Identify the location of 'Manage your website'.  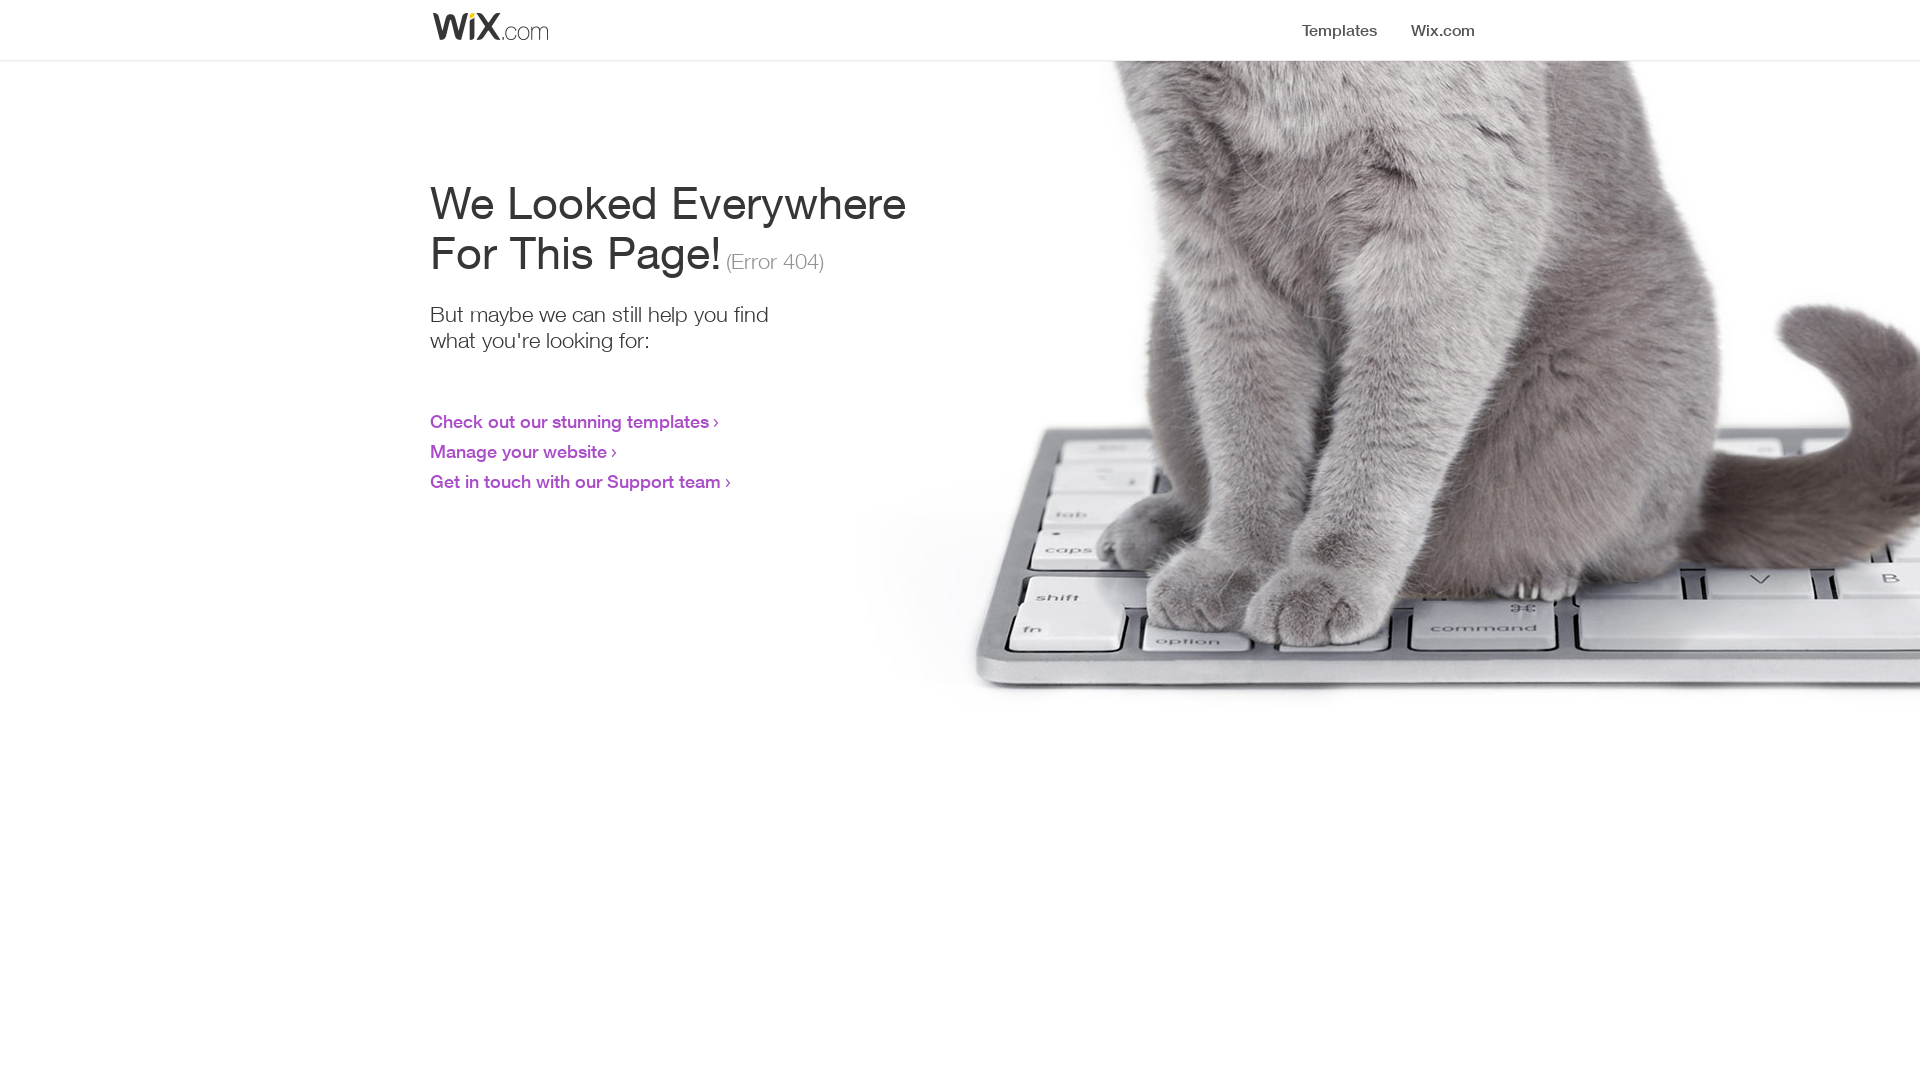
(429, 451).